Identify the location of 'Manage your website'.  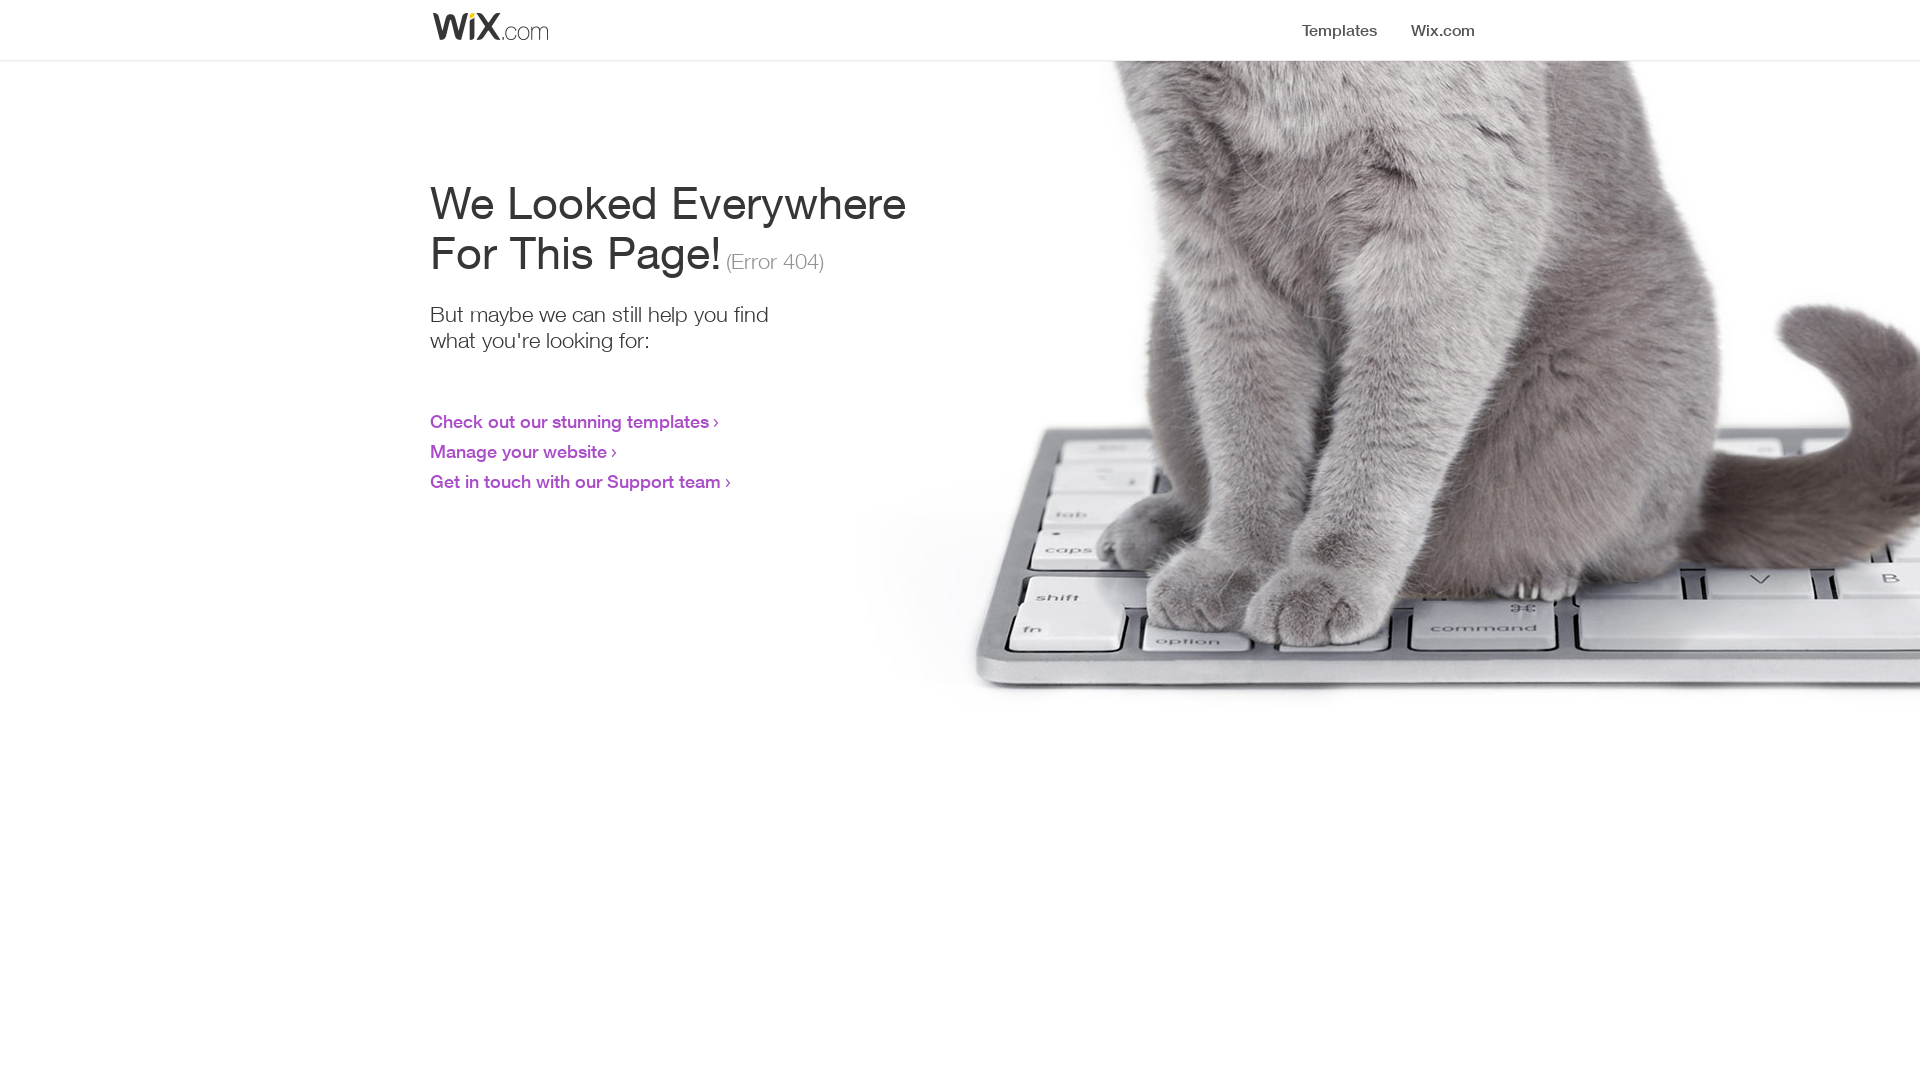
(429, 451).